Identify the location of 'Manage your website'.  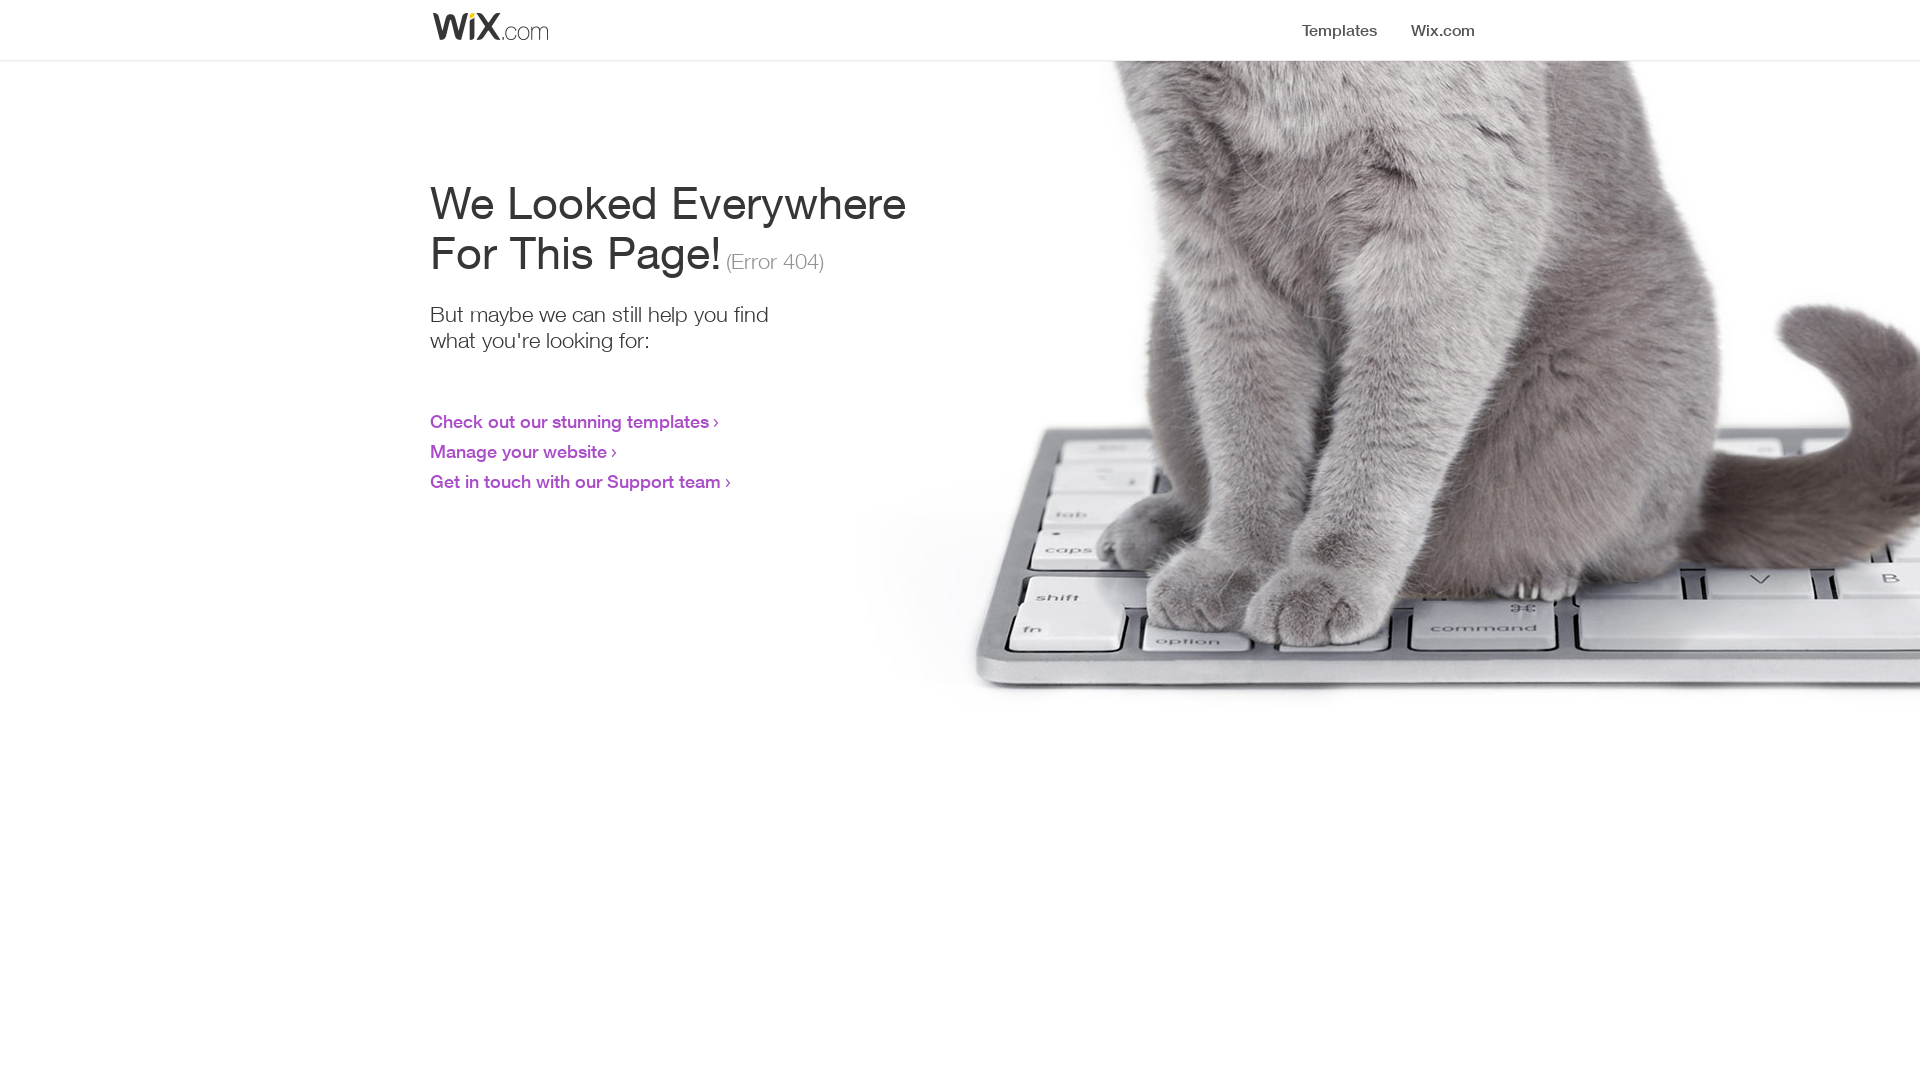
(429, 451).